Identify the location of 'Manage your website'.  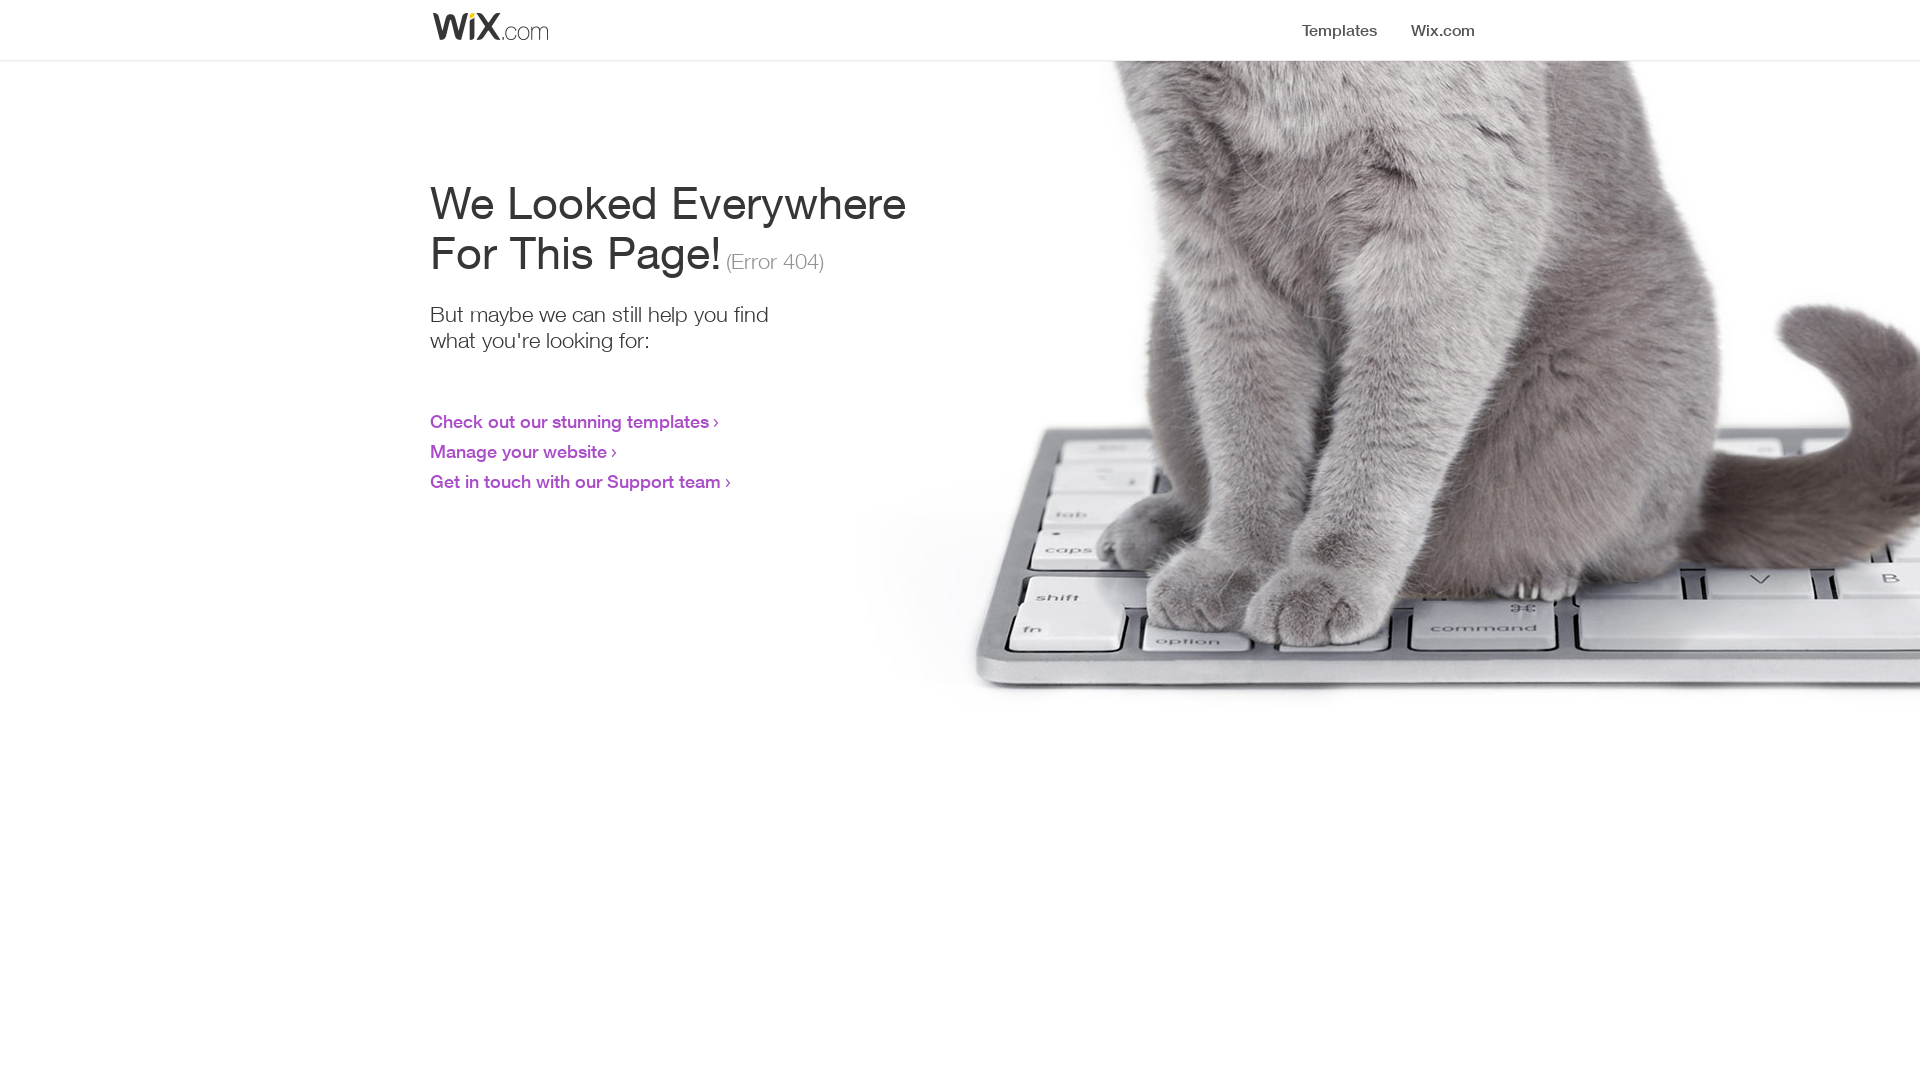
(429, 451).